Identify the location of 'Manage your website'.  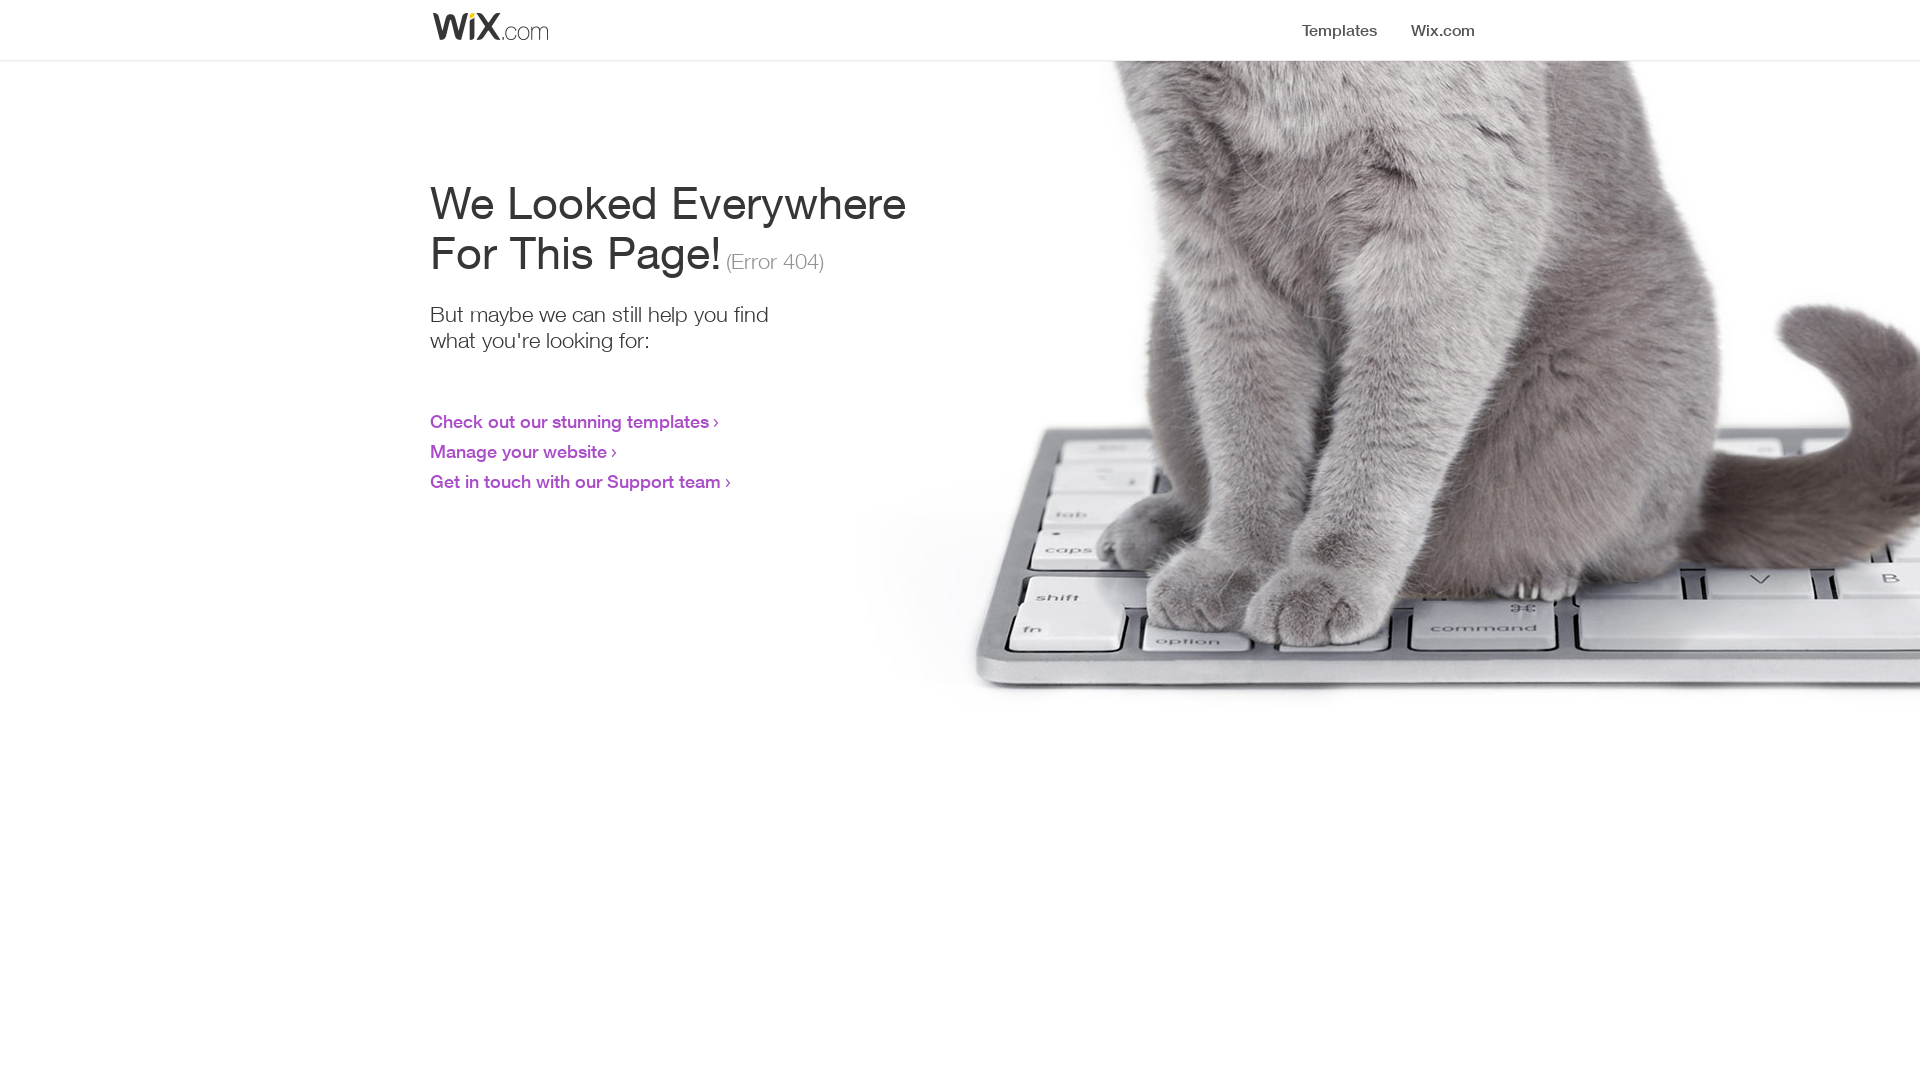
(429, 451).